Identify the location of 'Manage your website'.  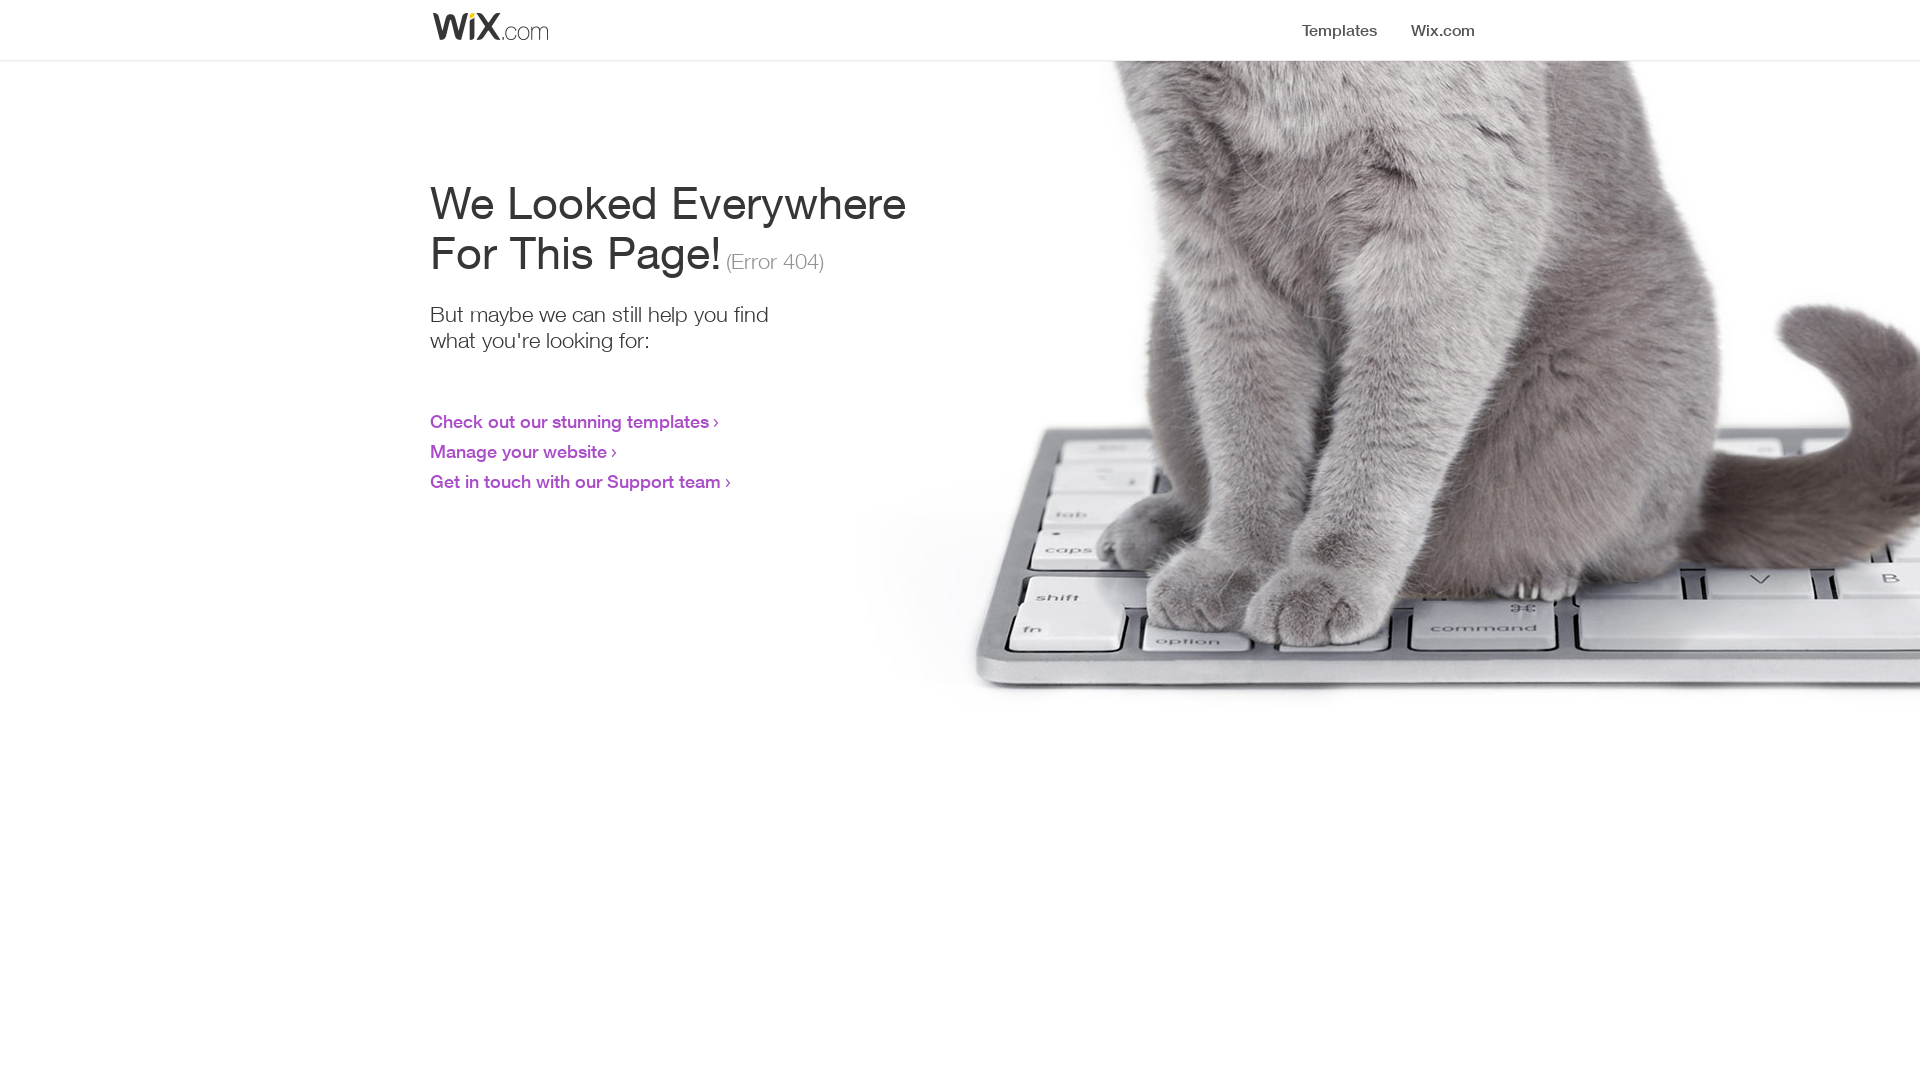
(429, 451).